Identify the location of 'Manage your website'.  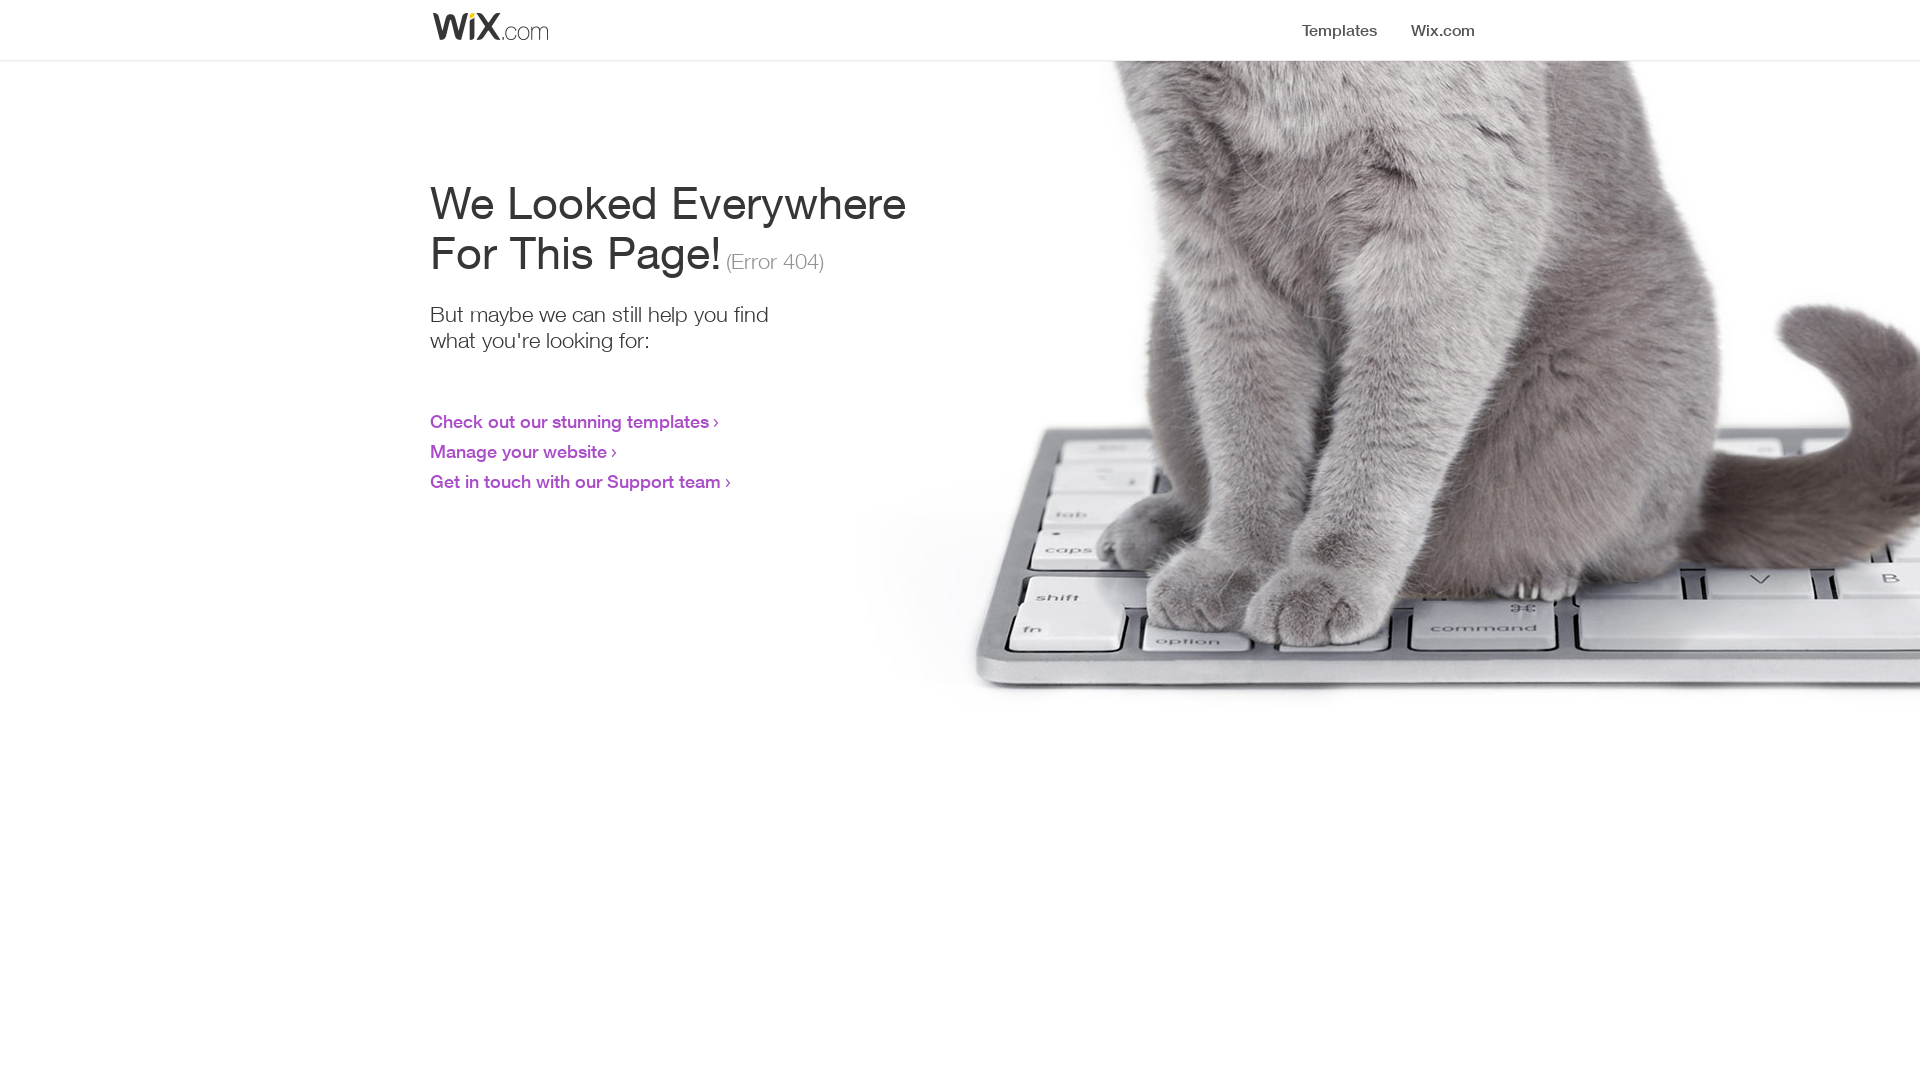
(429, 451).